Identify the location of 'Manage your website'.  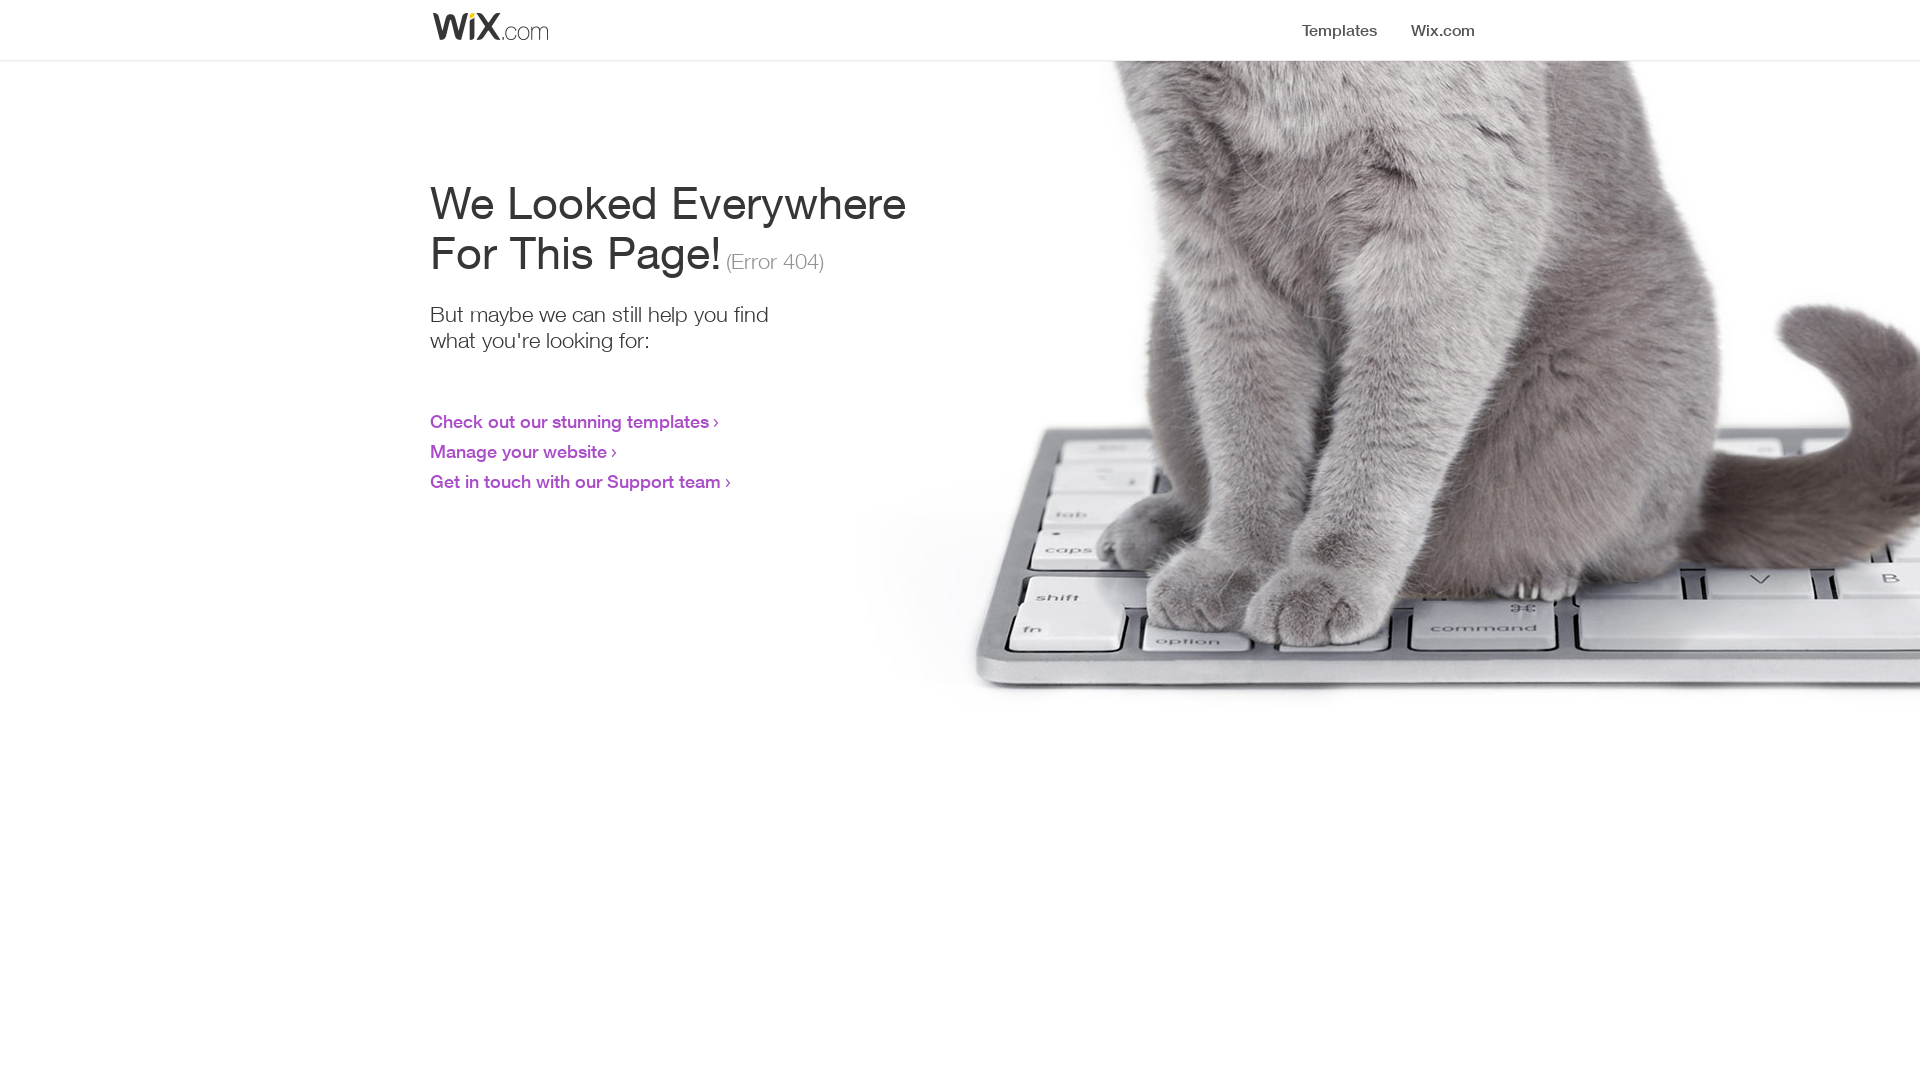
(429, 451).